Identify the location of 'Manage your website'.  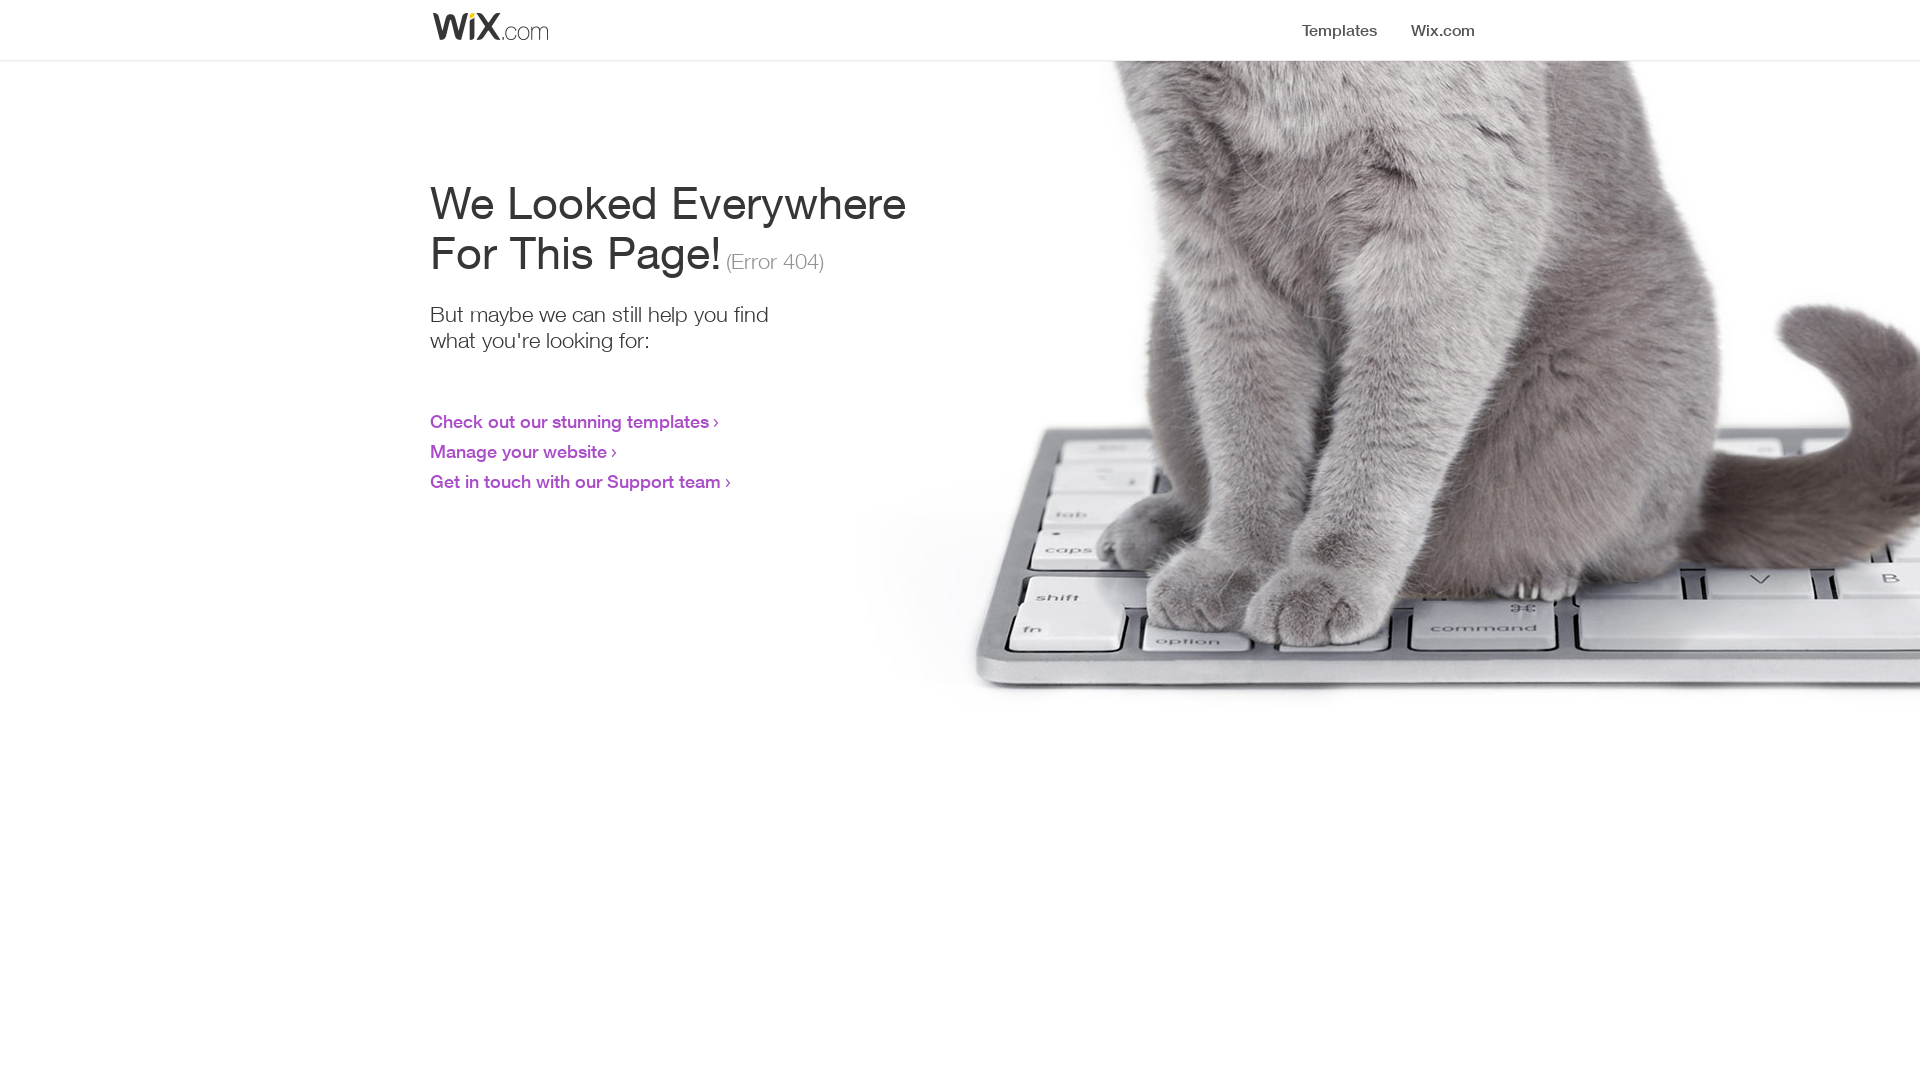
(429, 451).